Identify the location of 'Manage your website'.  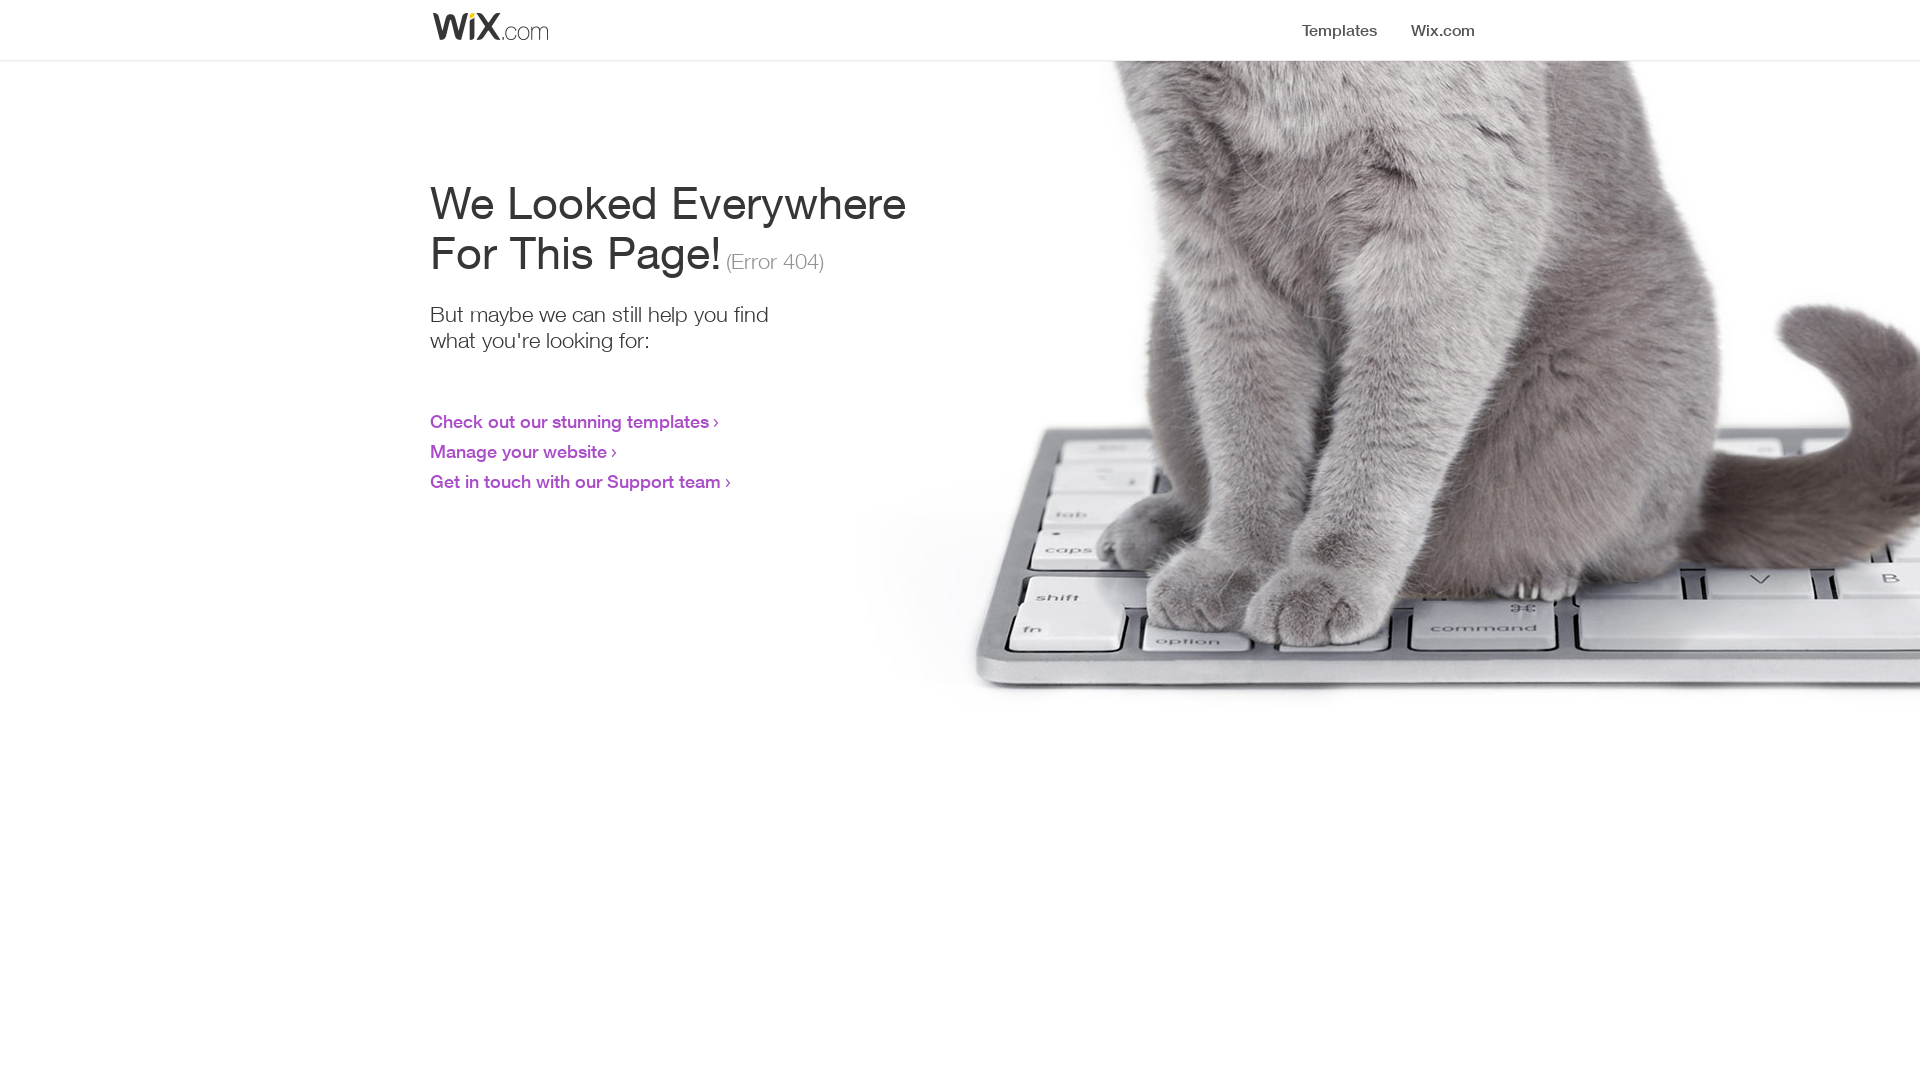
(429, 451).